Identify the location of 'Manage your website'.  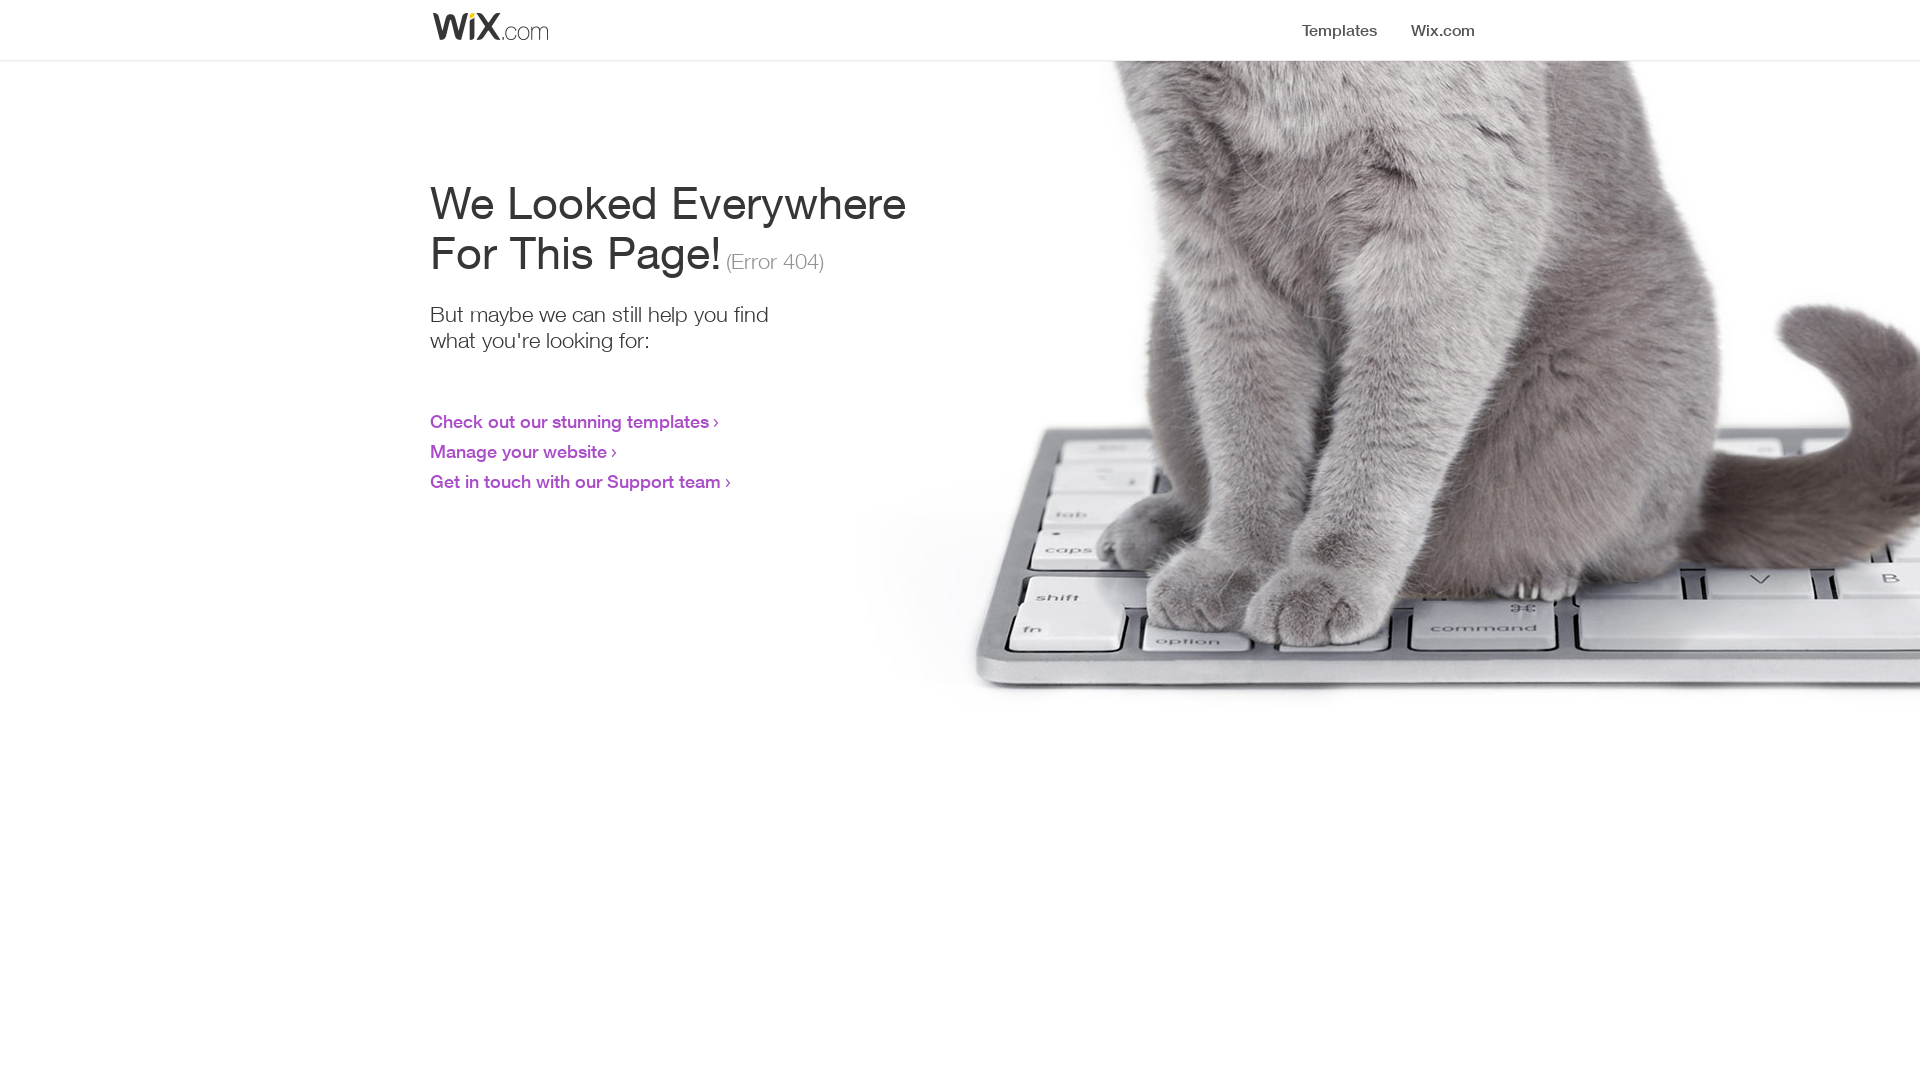
(429, 451).